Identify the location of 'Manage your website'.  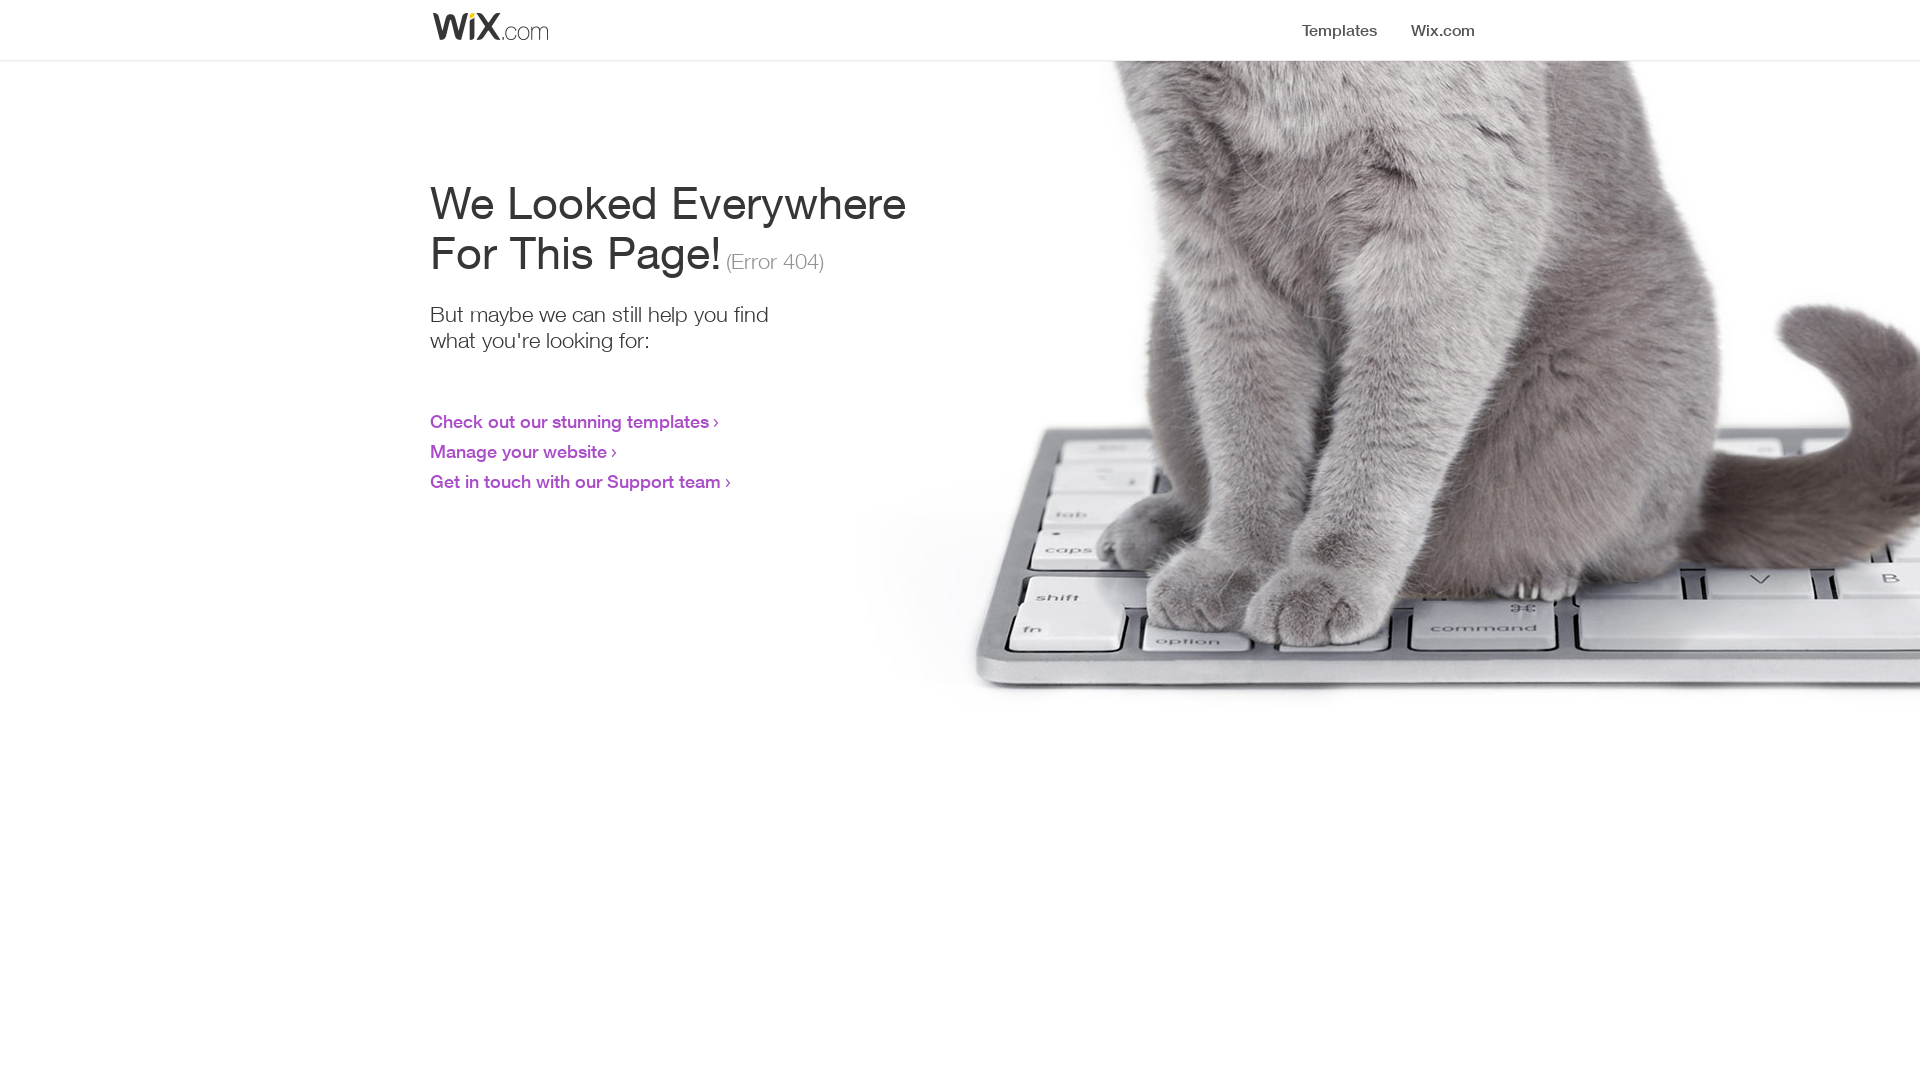
(429, 451).